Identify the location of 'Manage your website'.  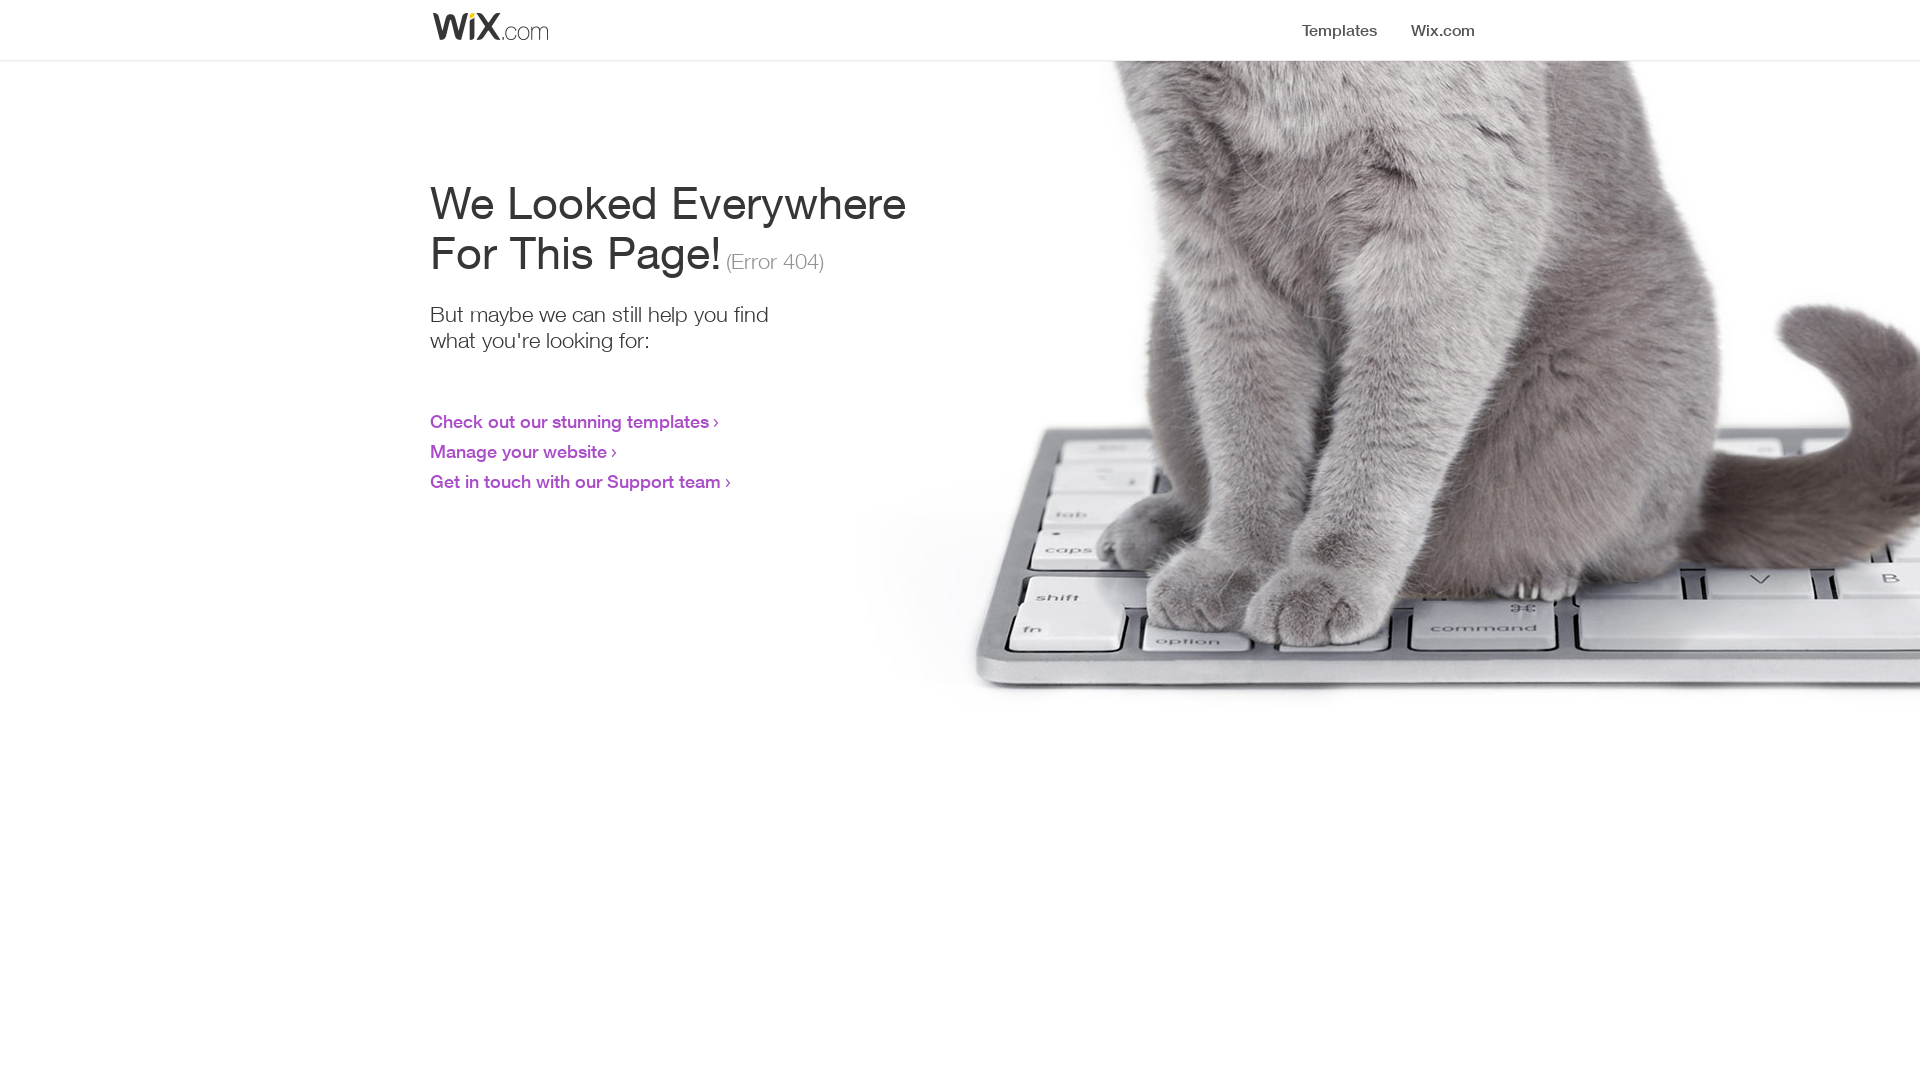
(429, 451).